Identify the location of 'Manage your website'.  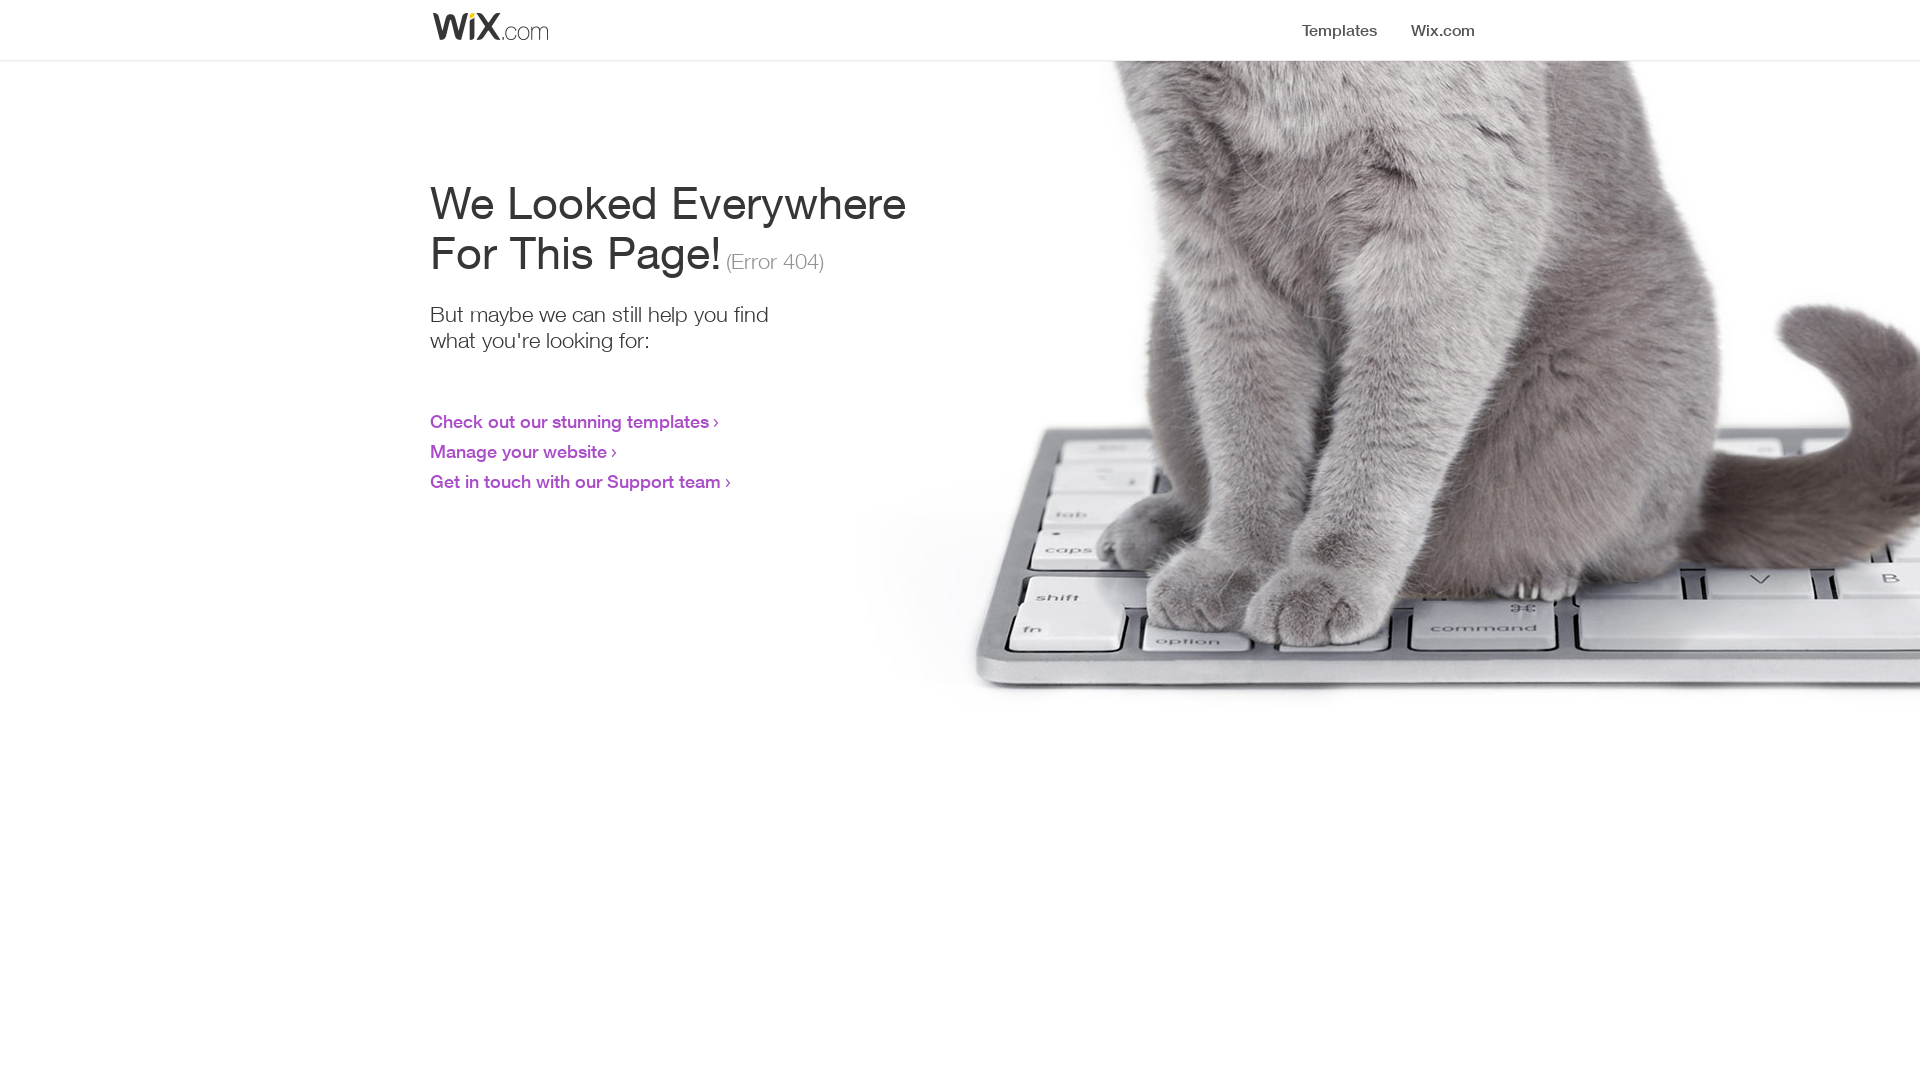
(429, 451).